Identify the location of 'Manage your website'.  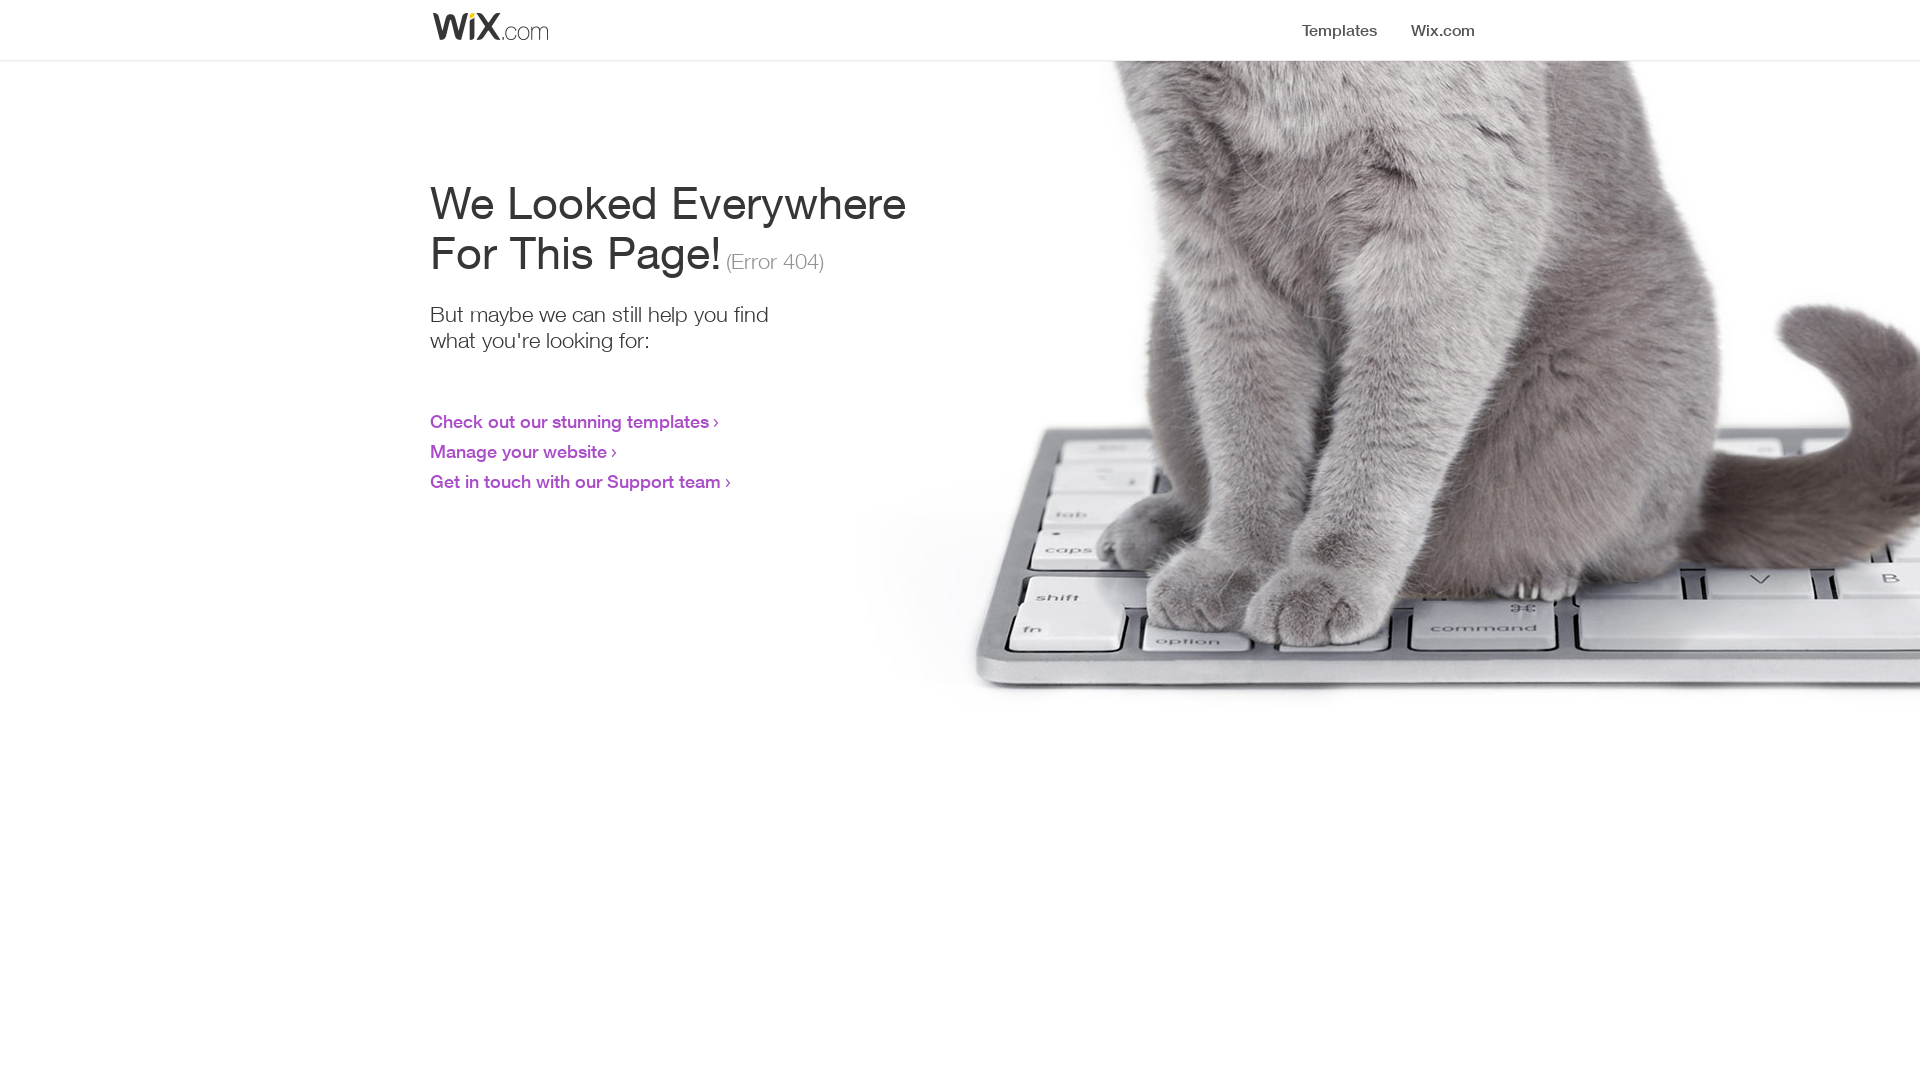
(429, 451).